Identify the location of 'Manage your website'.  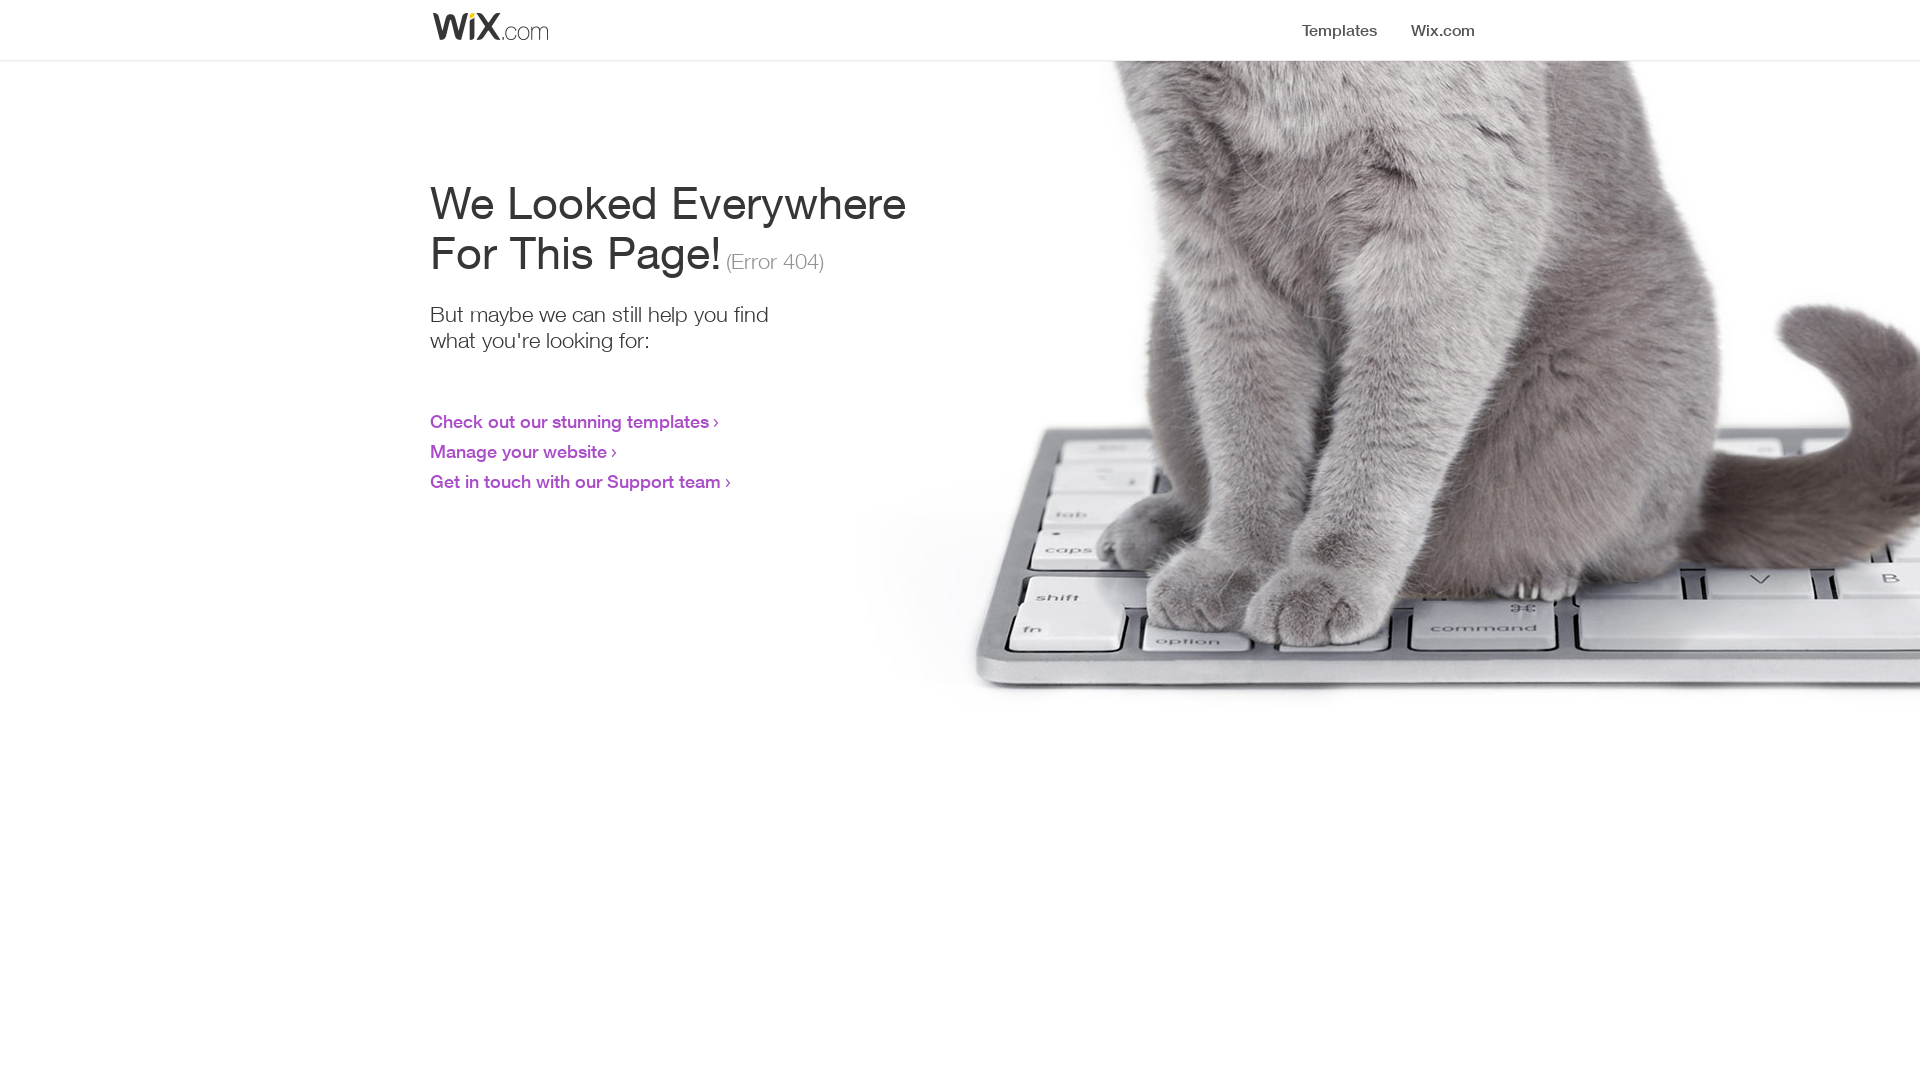
(429, 451).